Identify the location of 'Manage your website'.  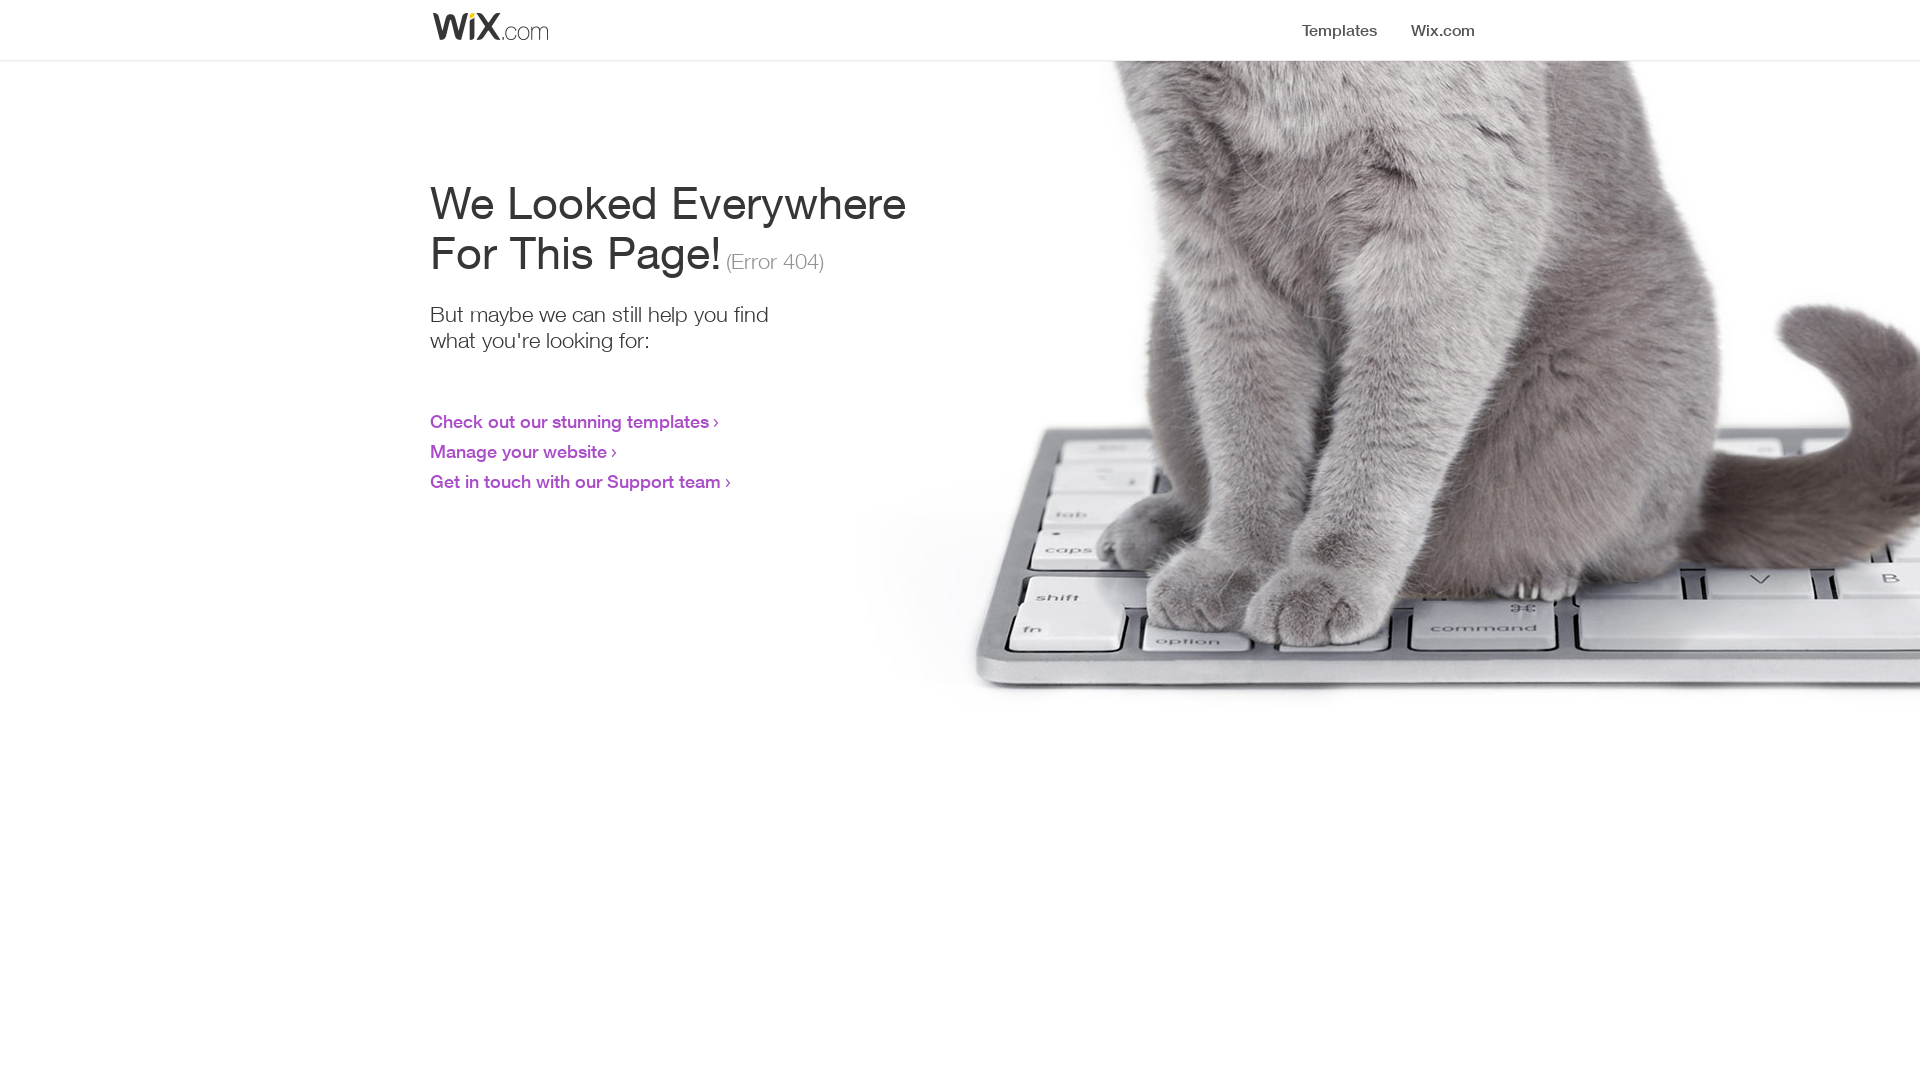
(429, 451).